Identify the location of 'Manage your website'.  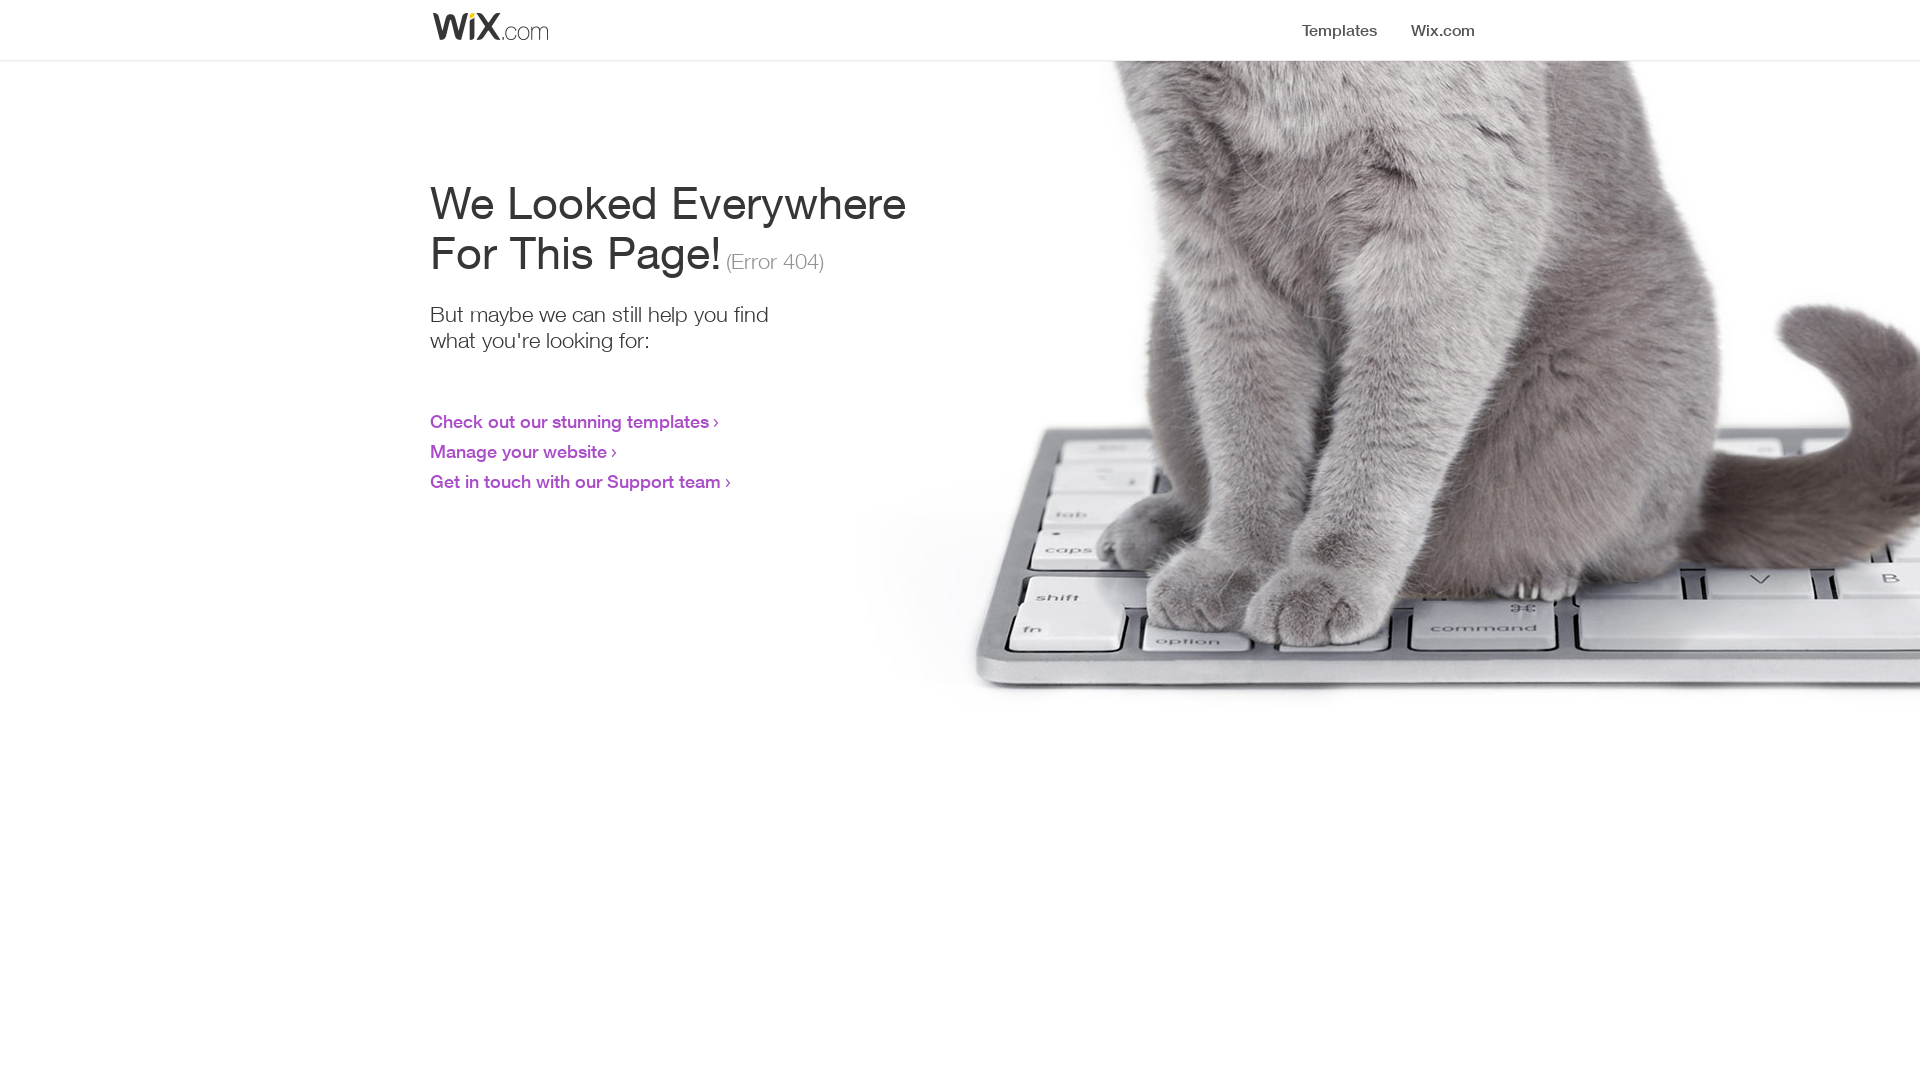
(429, 451).